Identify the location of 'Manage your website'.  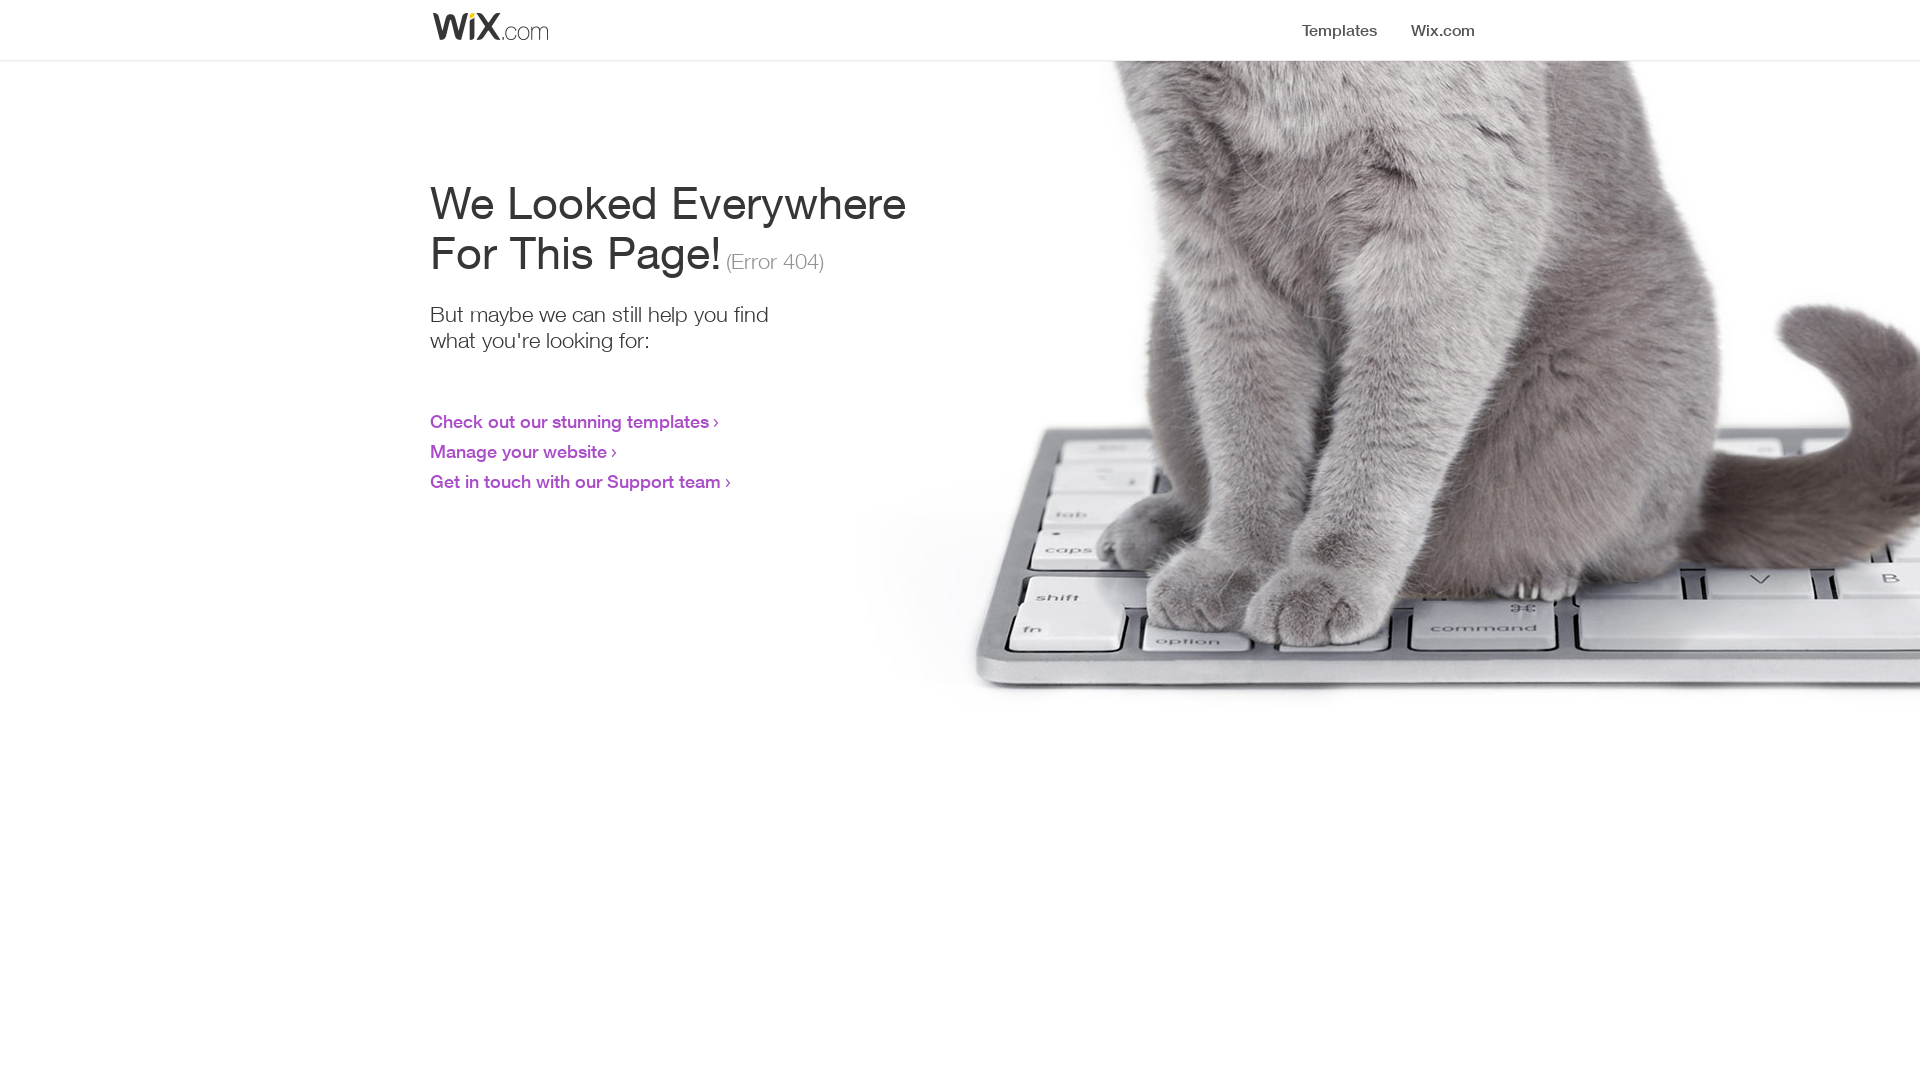
(429, 451).